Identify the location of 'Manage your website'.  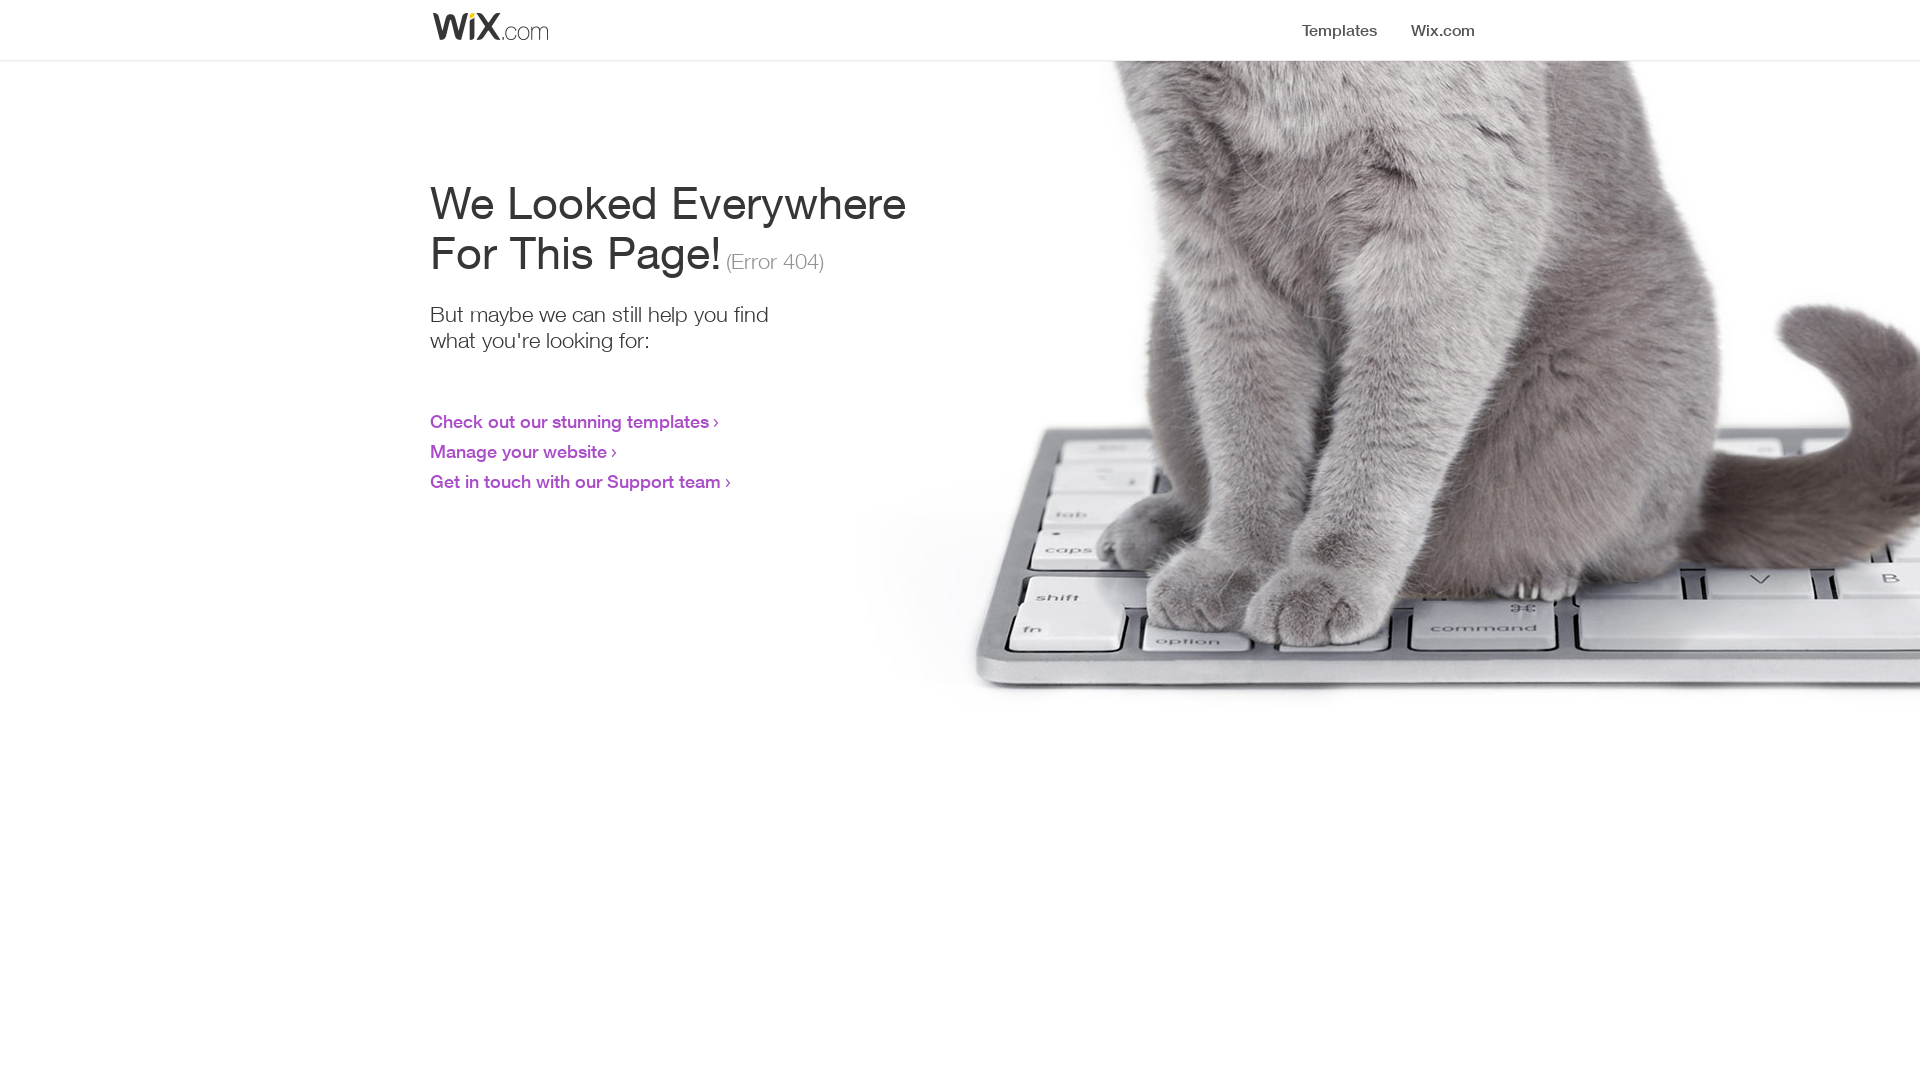
(429, 451).